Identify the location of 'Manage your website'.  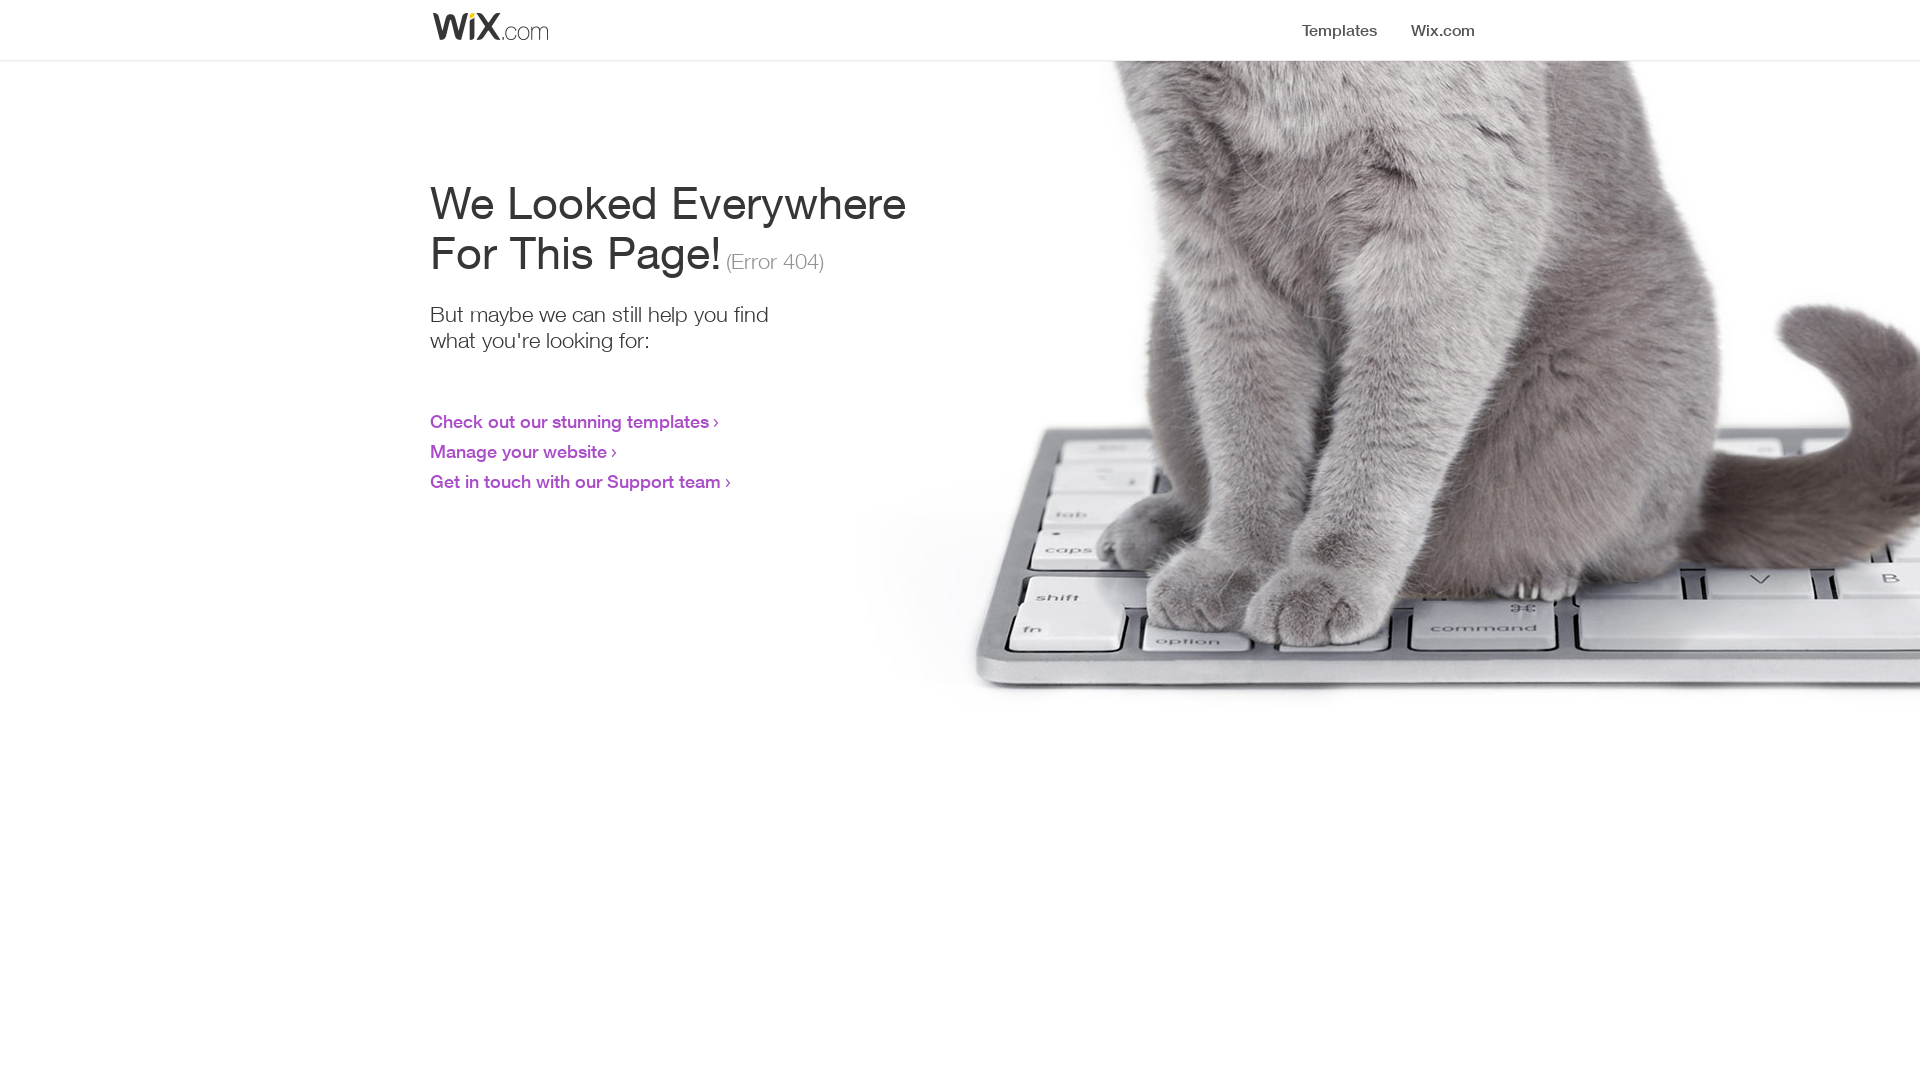
(429, 451).